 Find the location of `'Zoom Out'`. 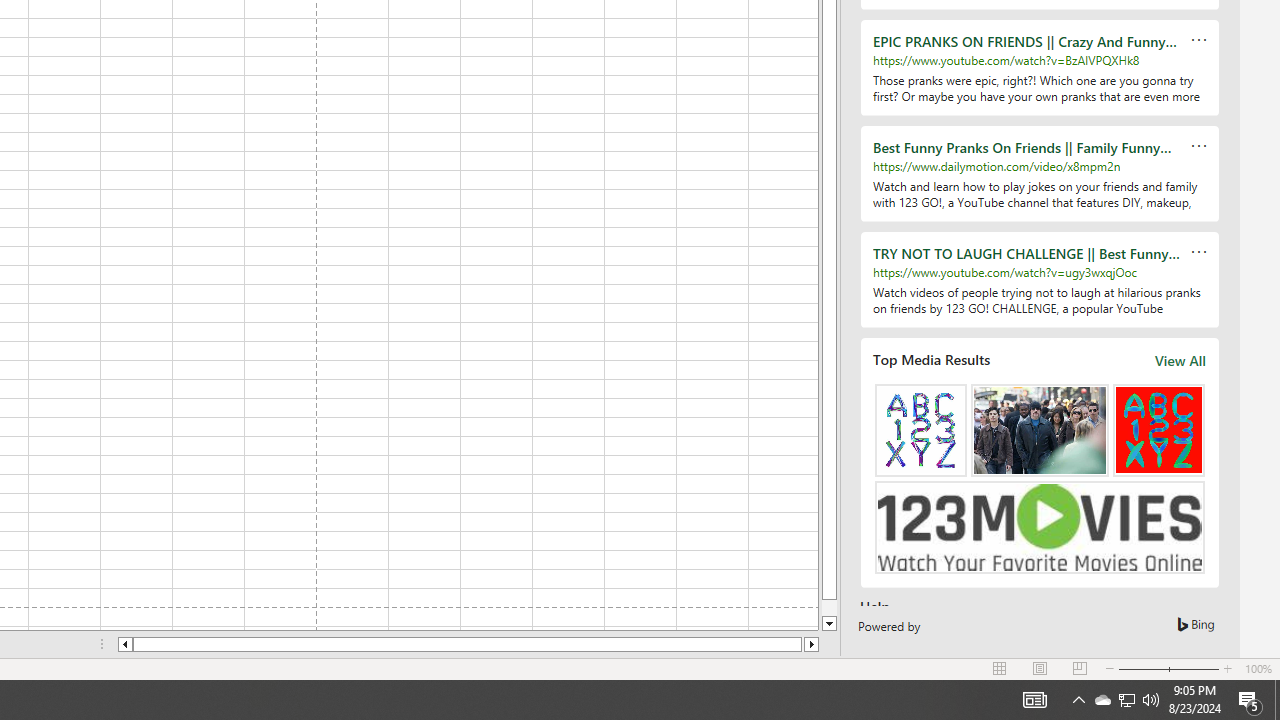

'Zoom Out' is located at coordinates (1143, 669).